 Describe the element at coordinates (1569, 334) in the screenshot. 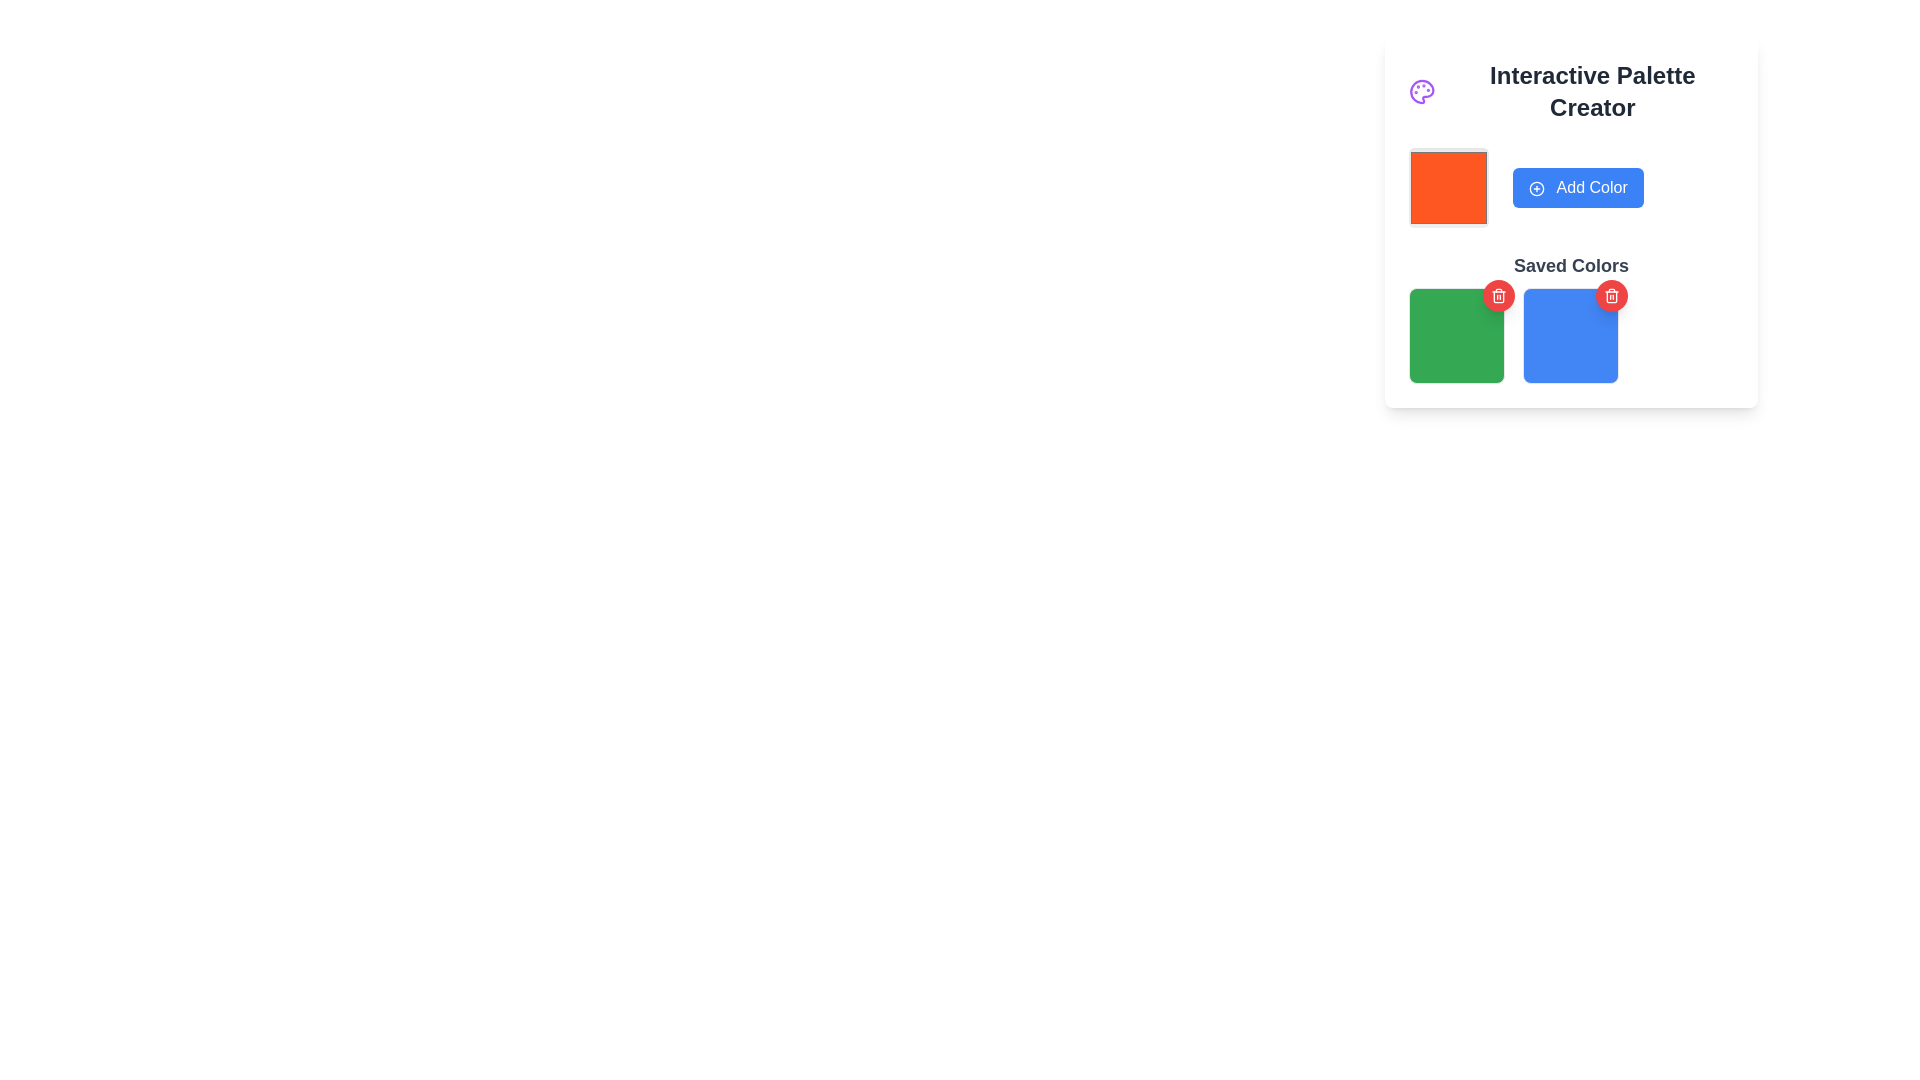

I see `the square colored block located in the second position of the row in the 'Saved Colors' section, which represents a saved color in the palette` at that location.